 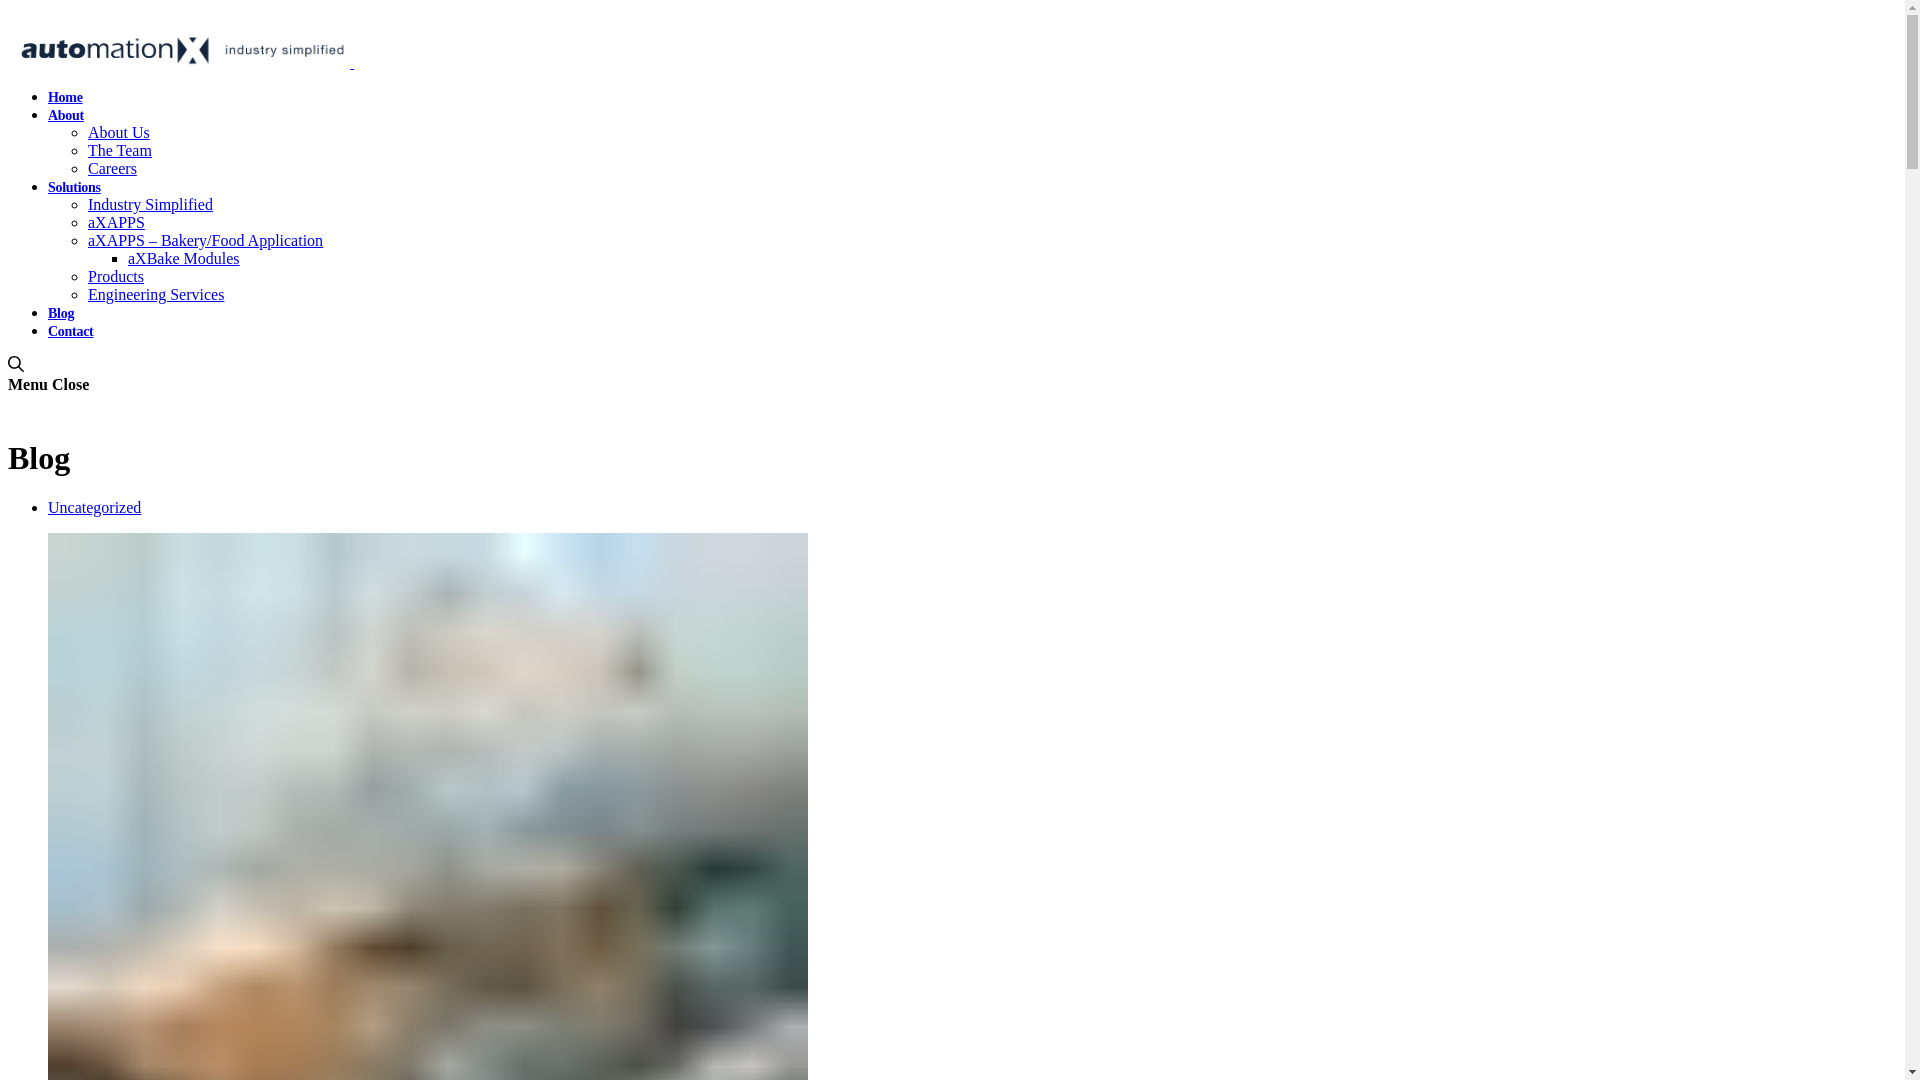 What do you see at coordinates (114, 276) in the screenshot?
I see `'Products'` at bounding box center [114, 276].